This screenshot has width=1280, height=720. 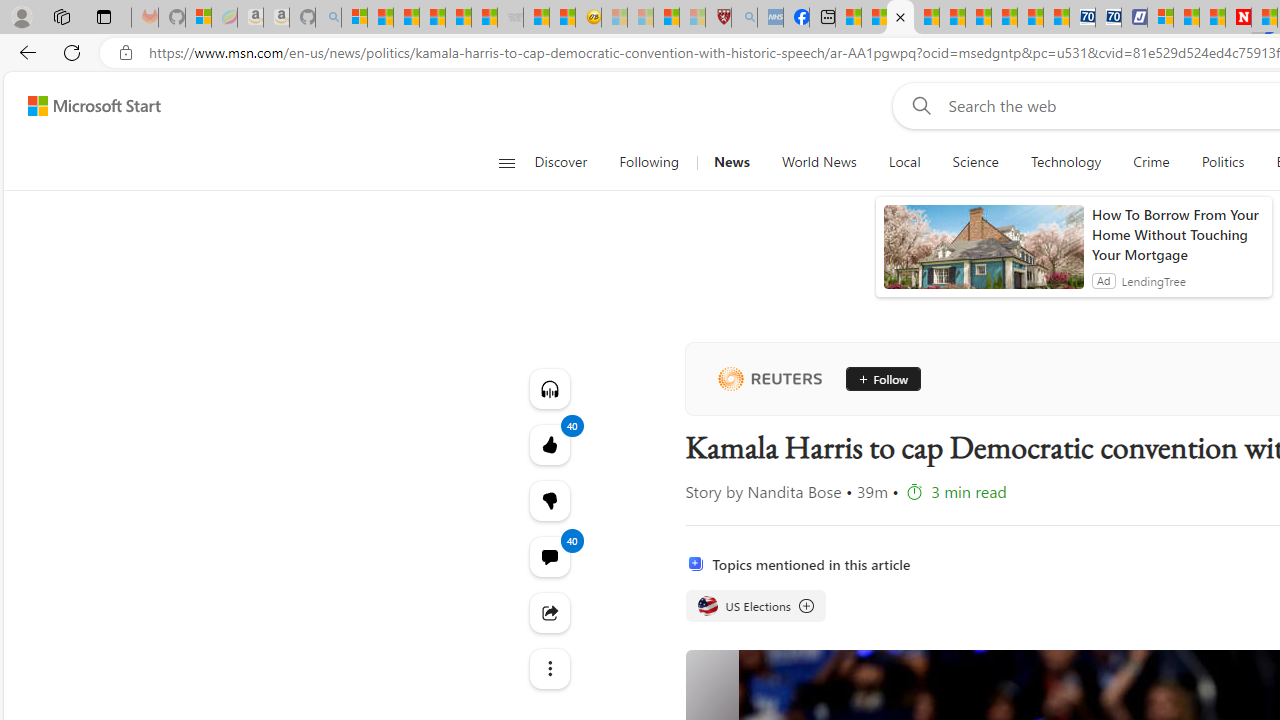 I want to click on 'Robert H. Shmerling, MD - Harvard Health', so click(x=718, y=17).